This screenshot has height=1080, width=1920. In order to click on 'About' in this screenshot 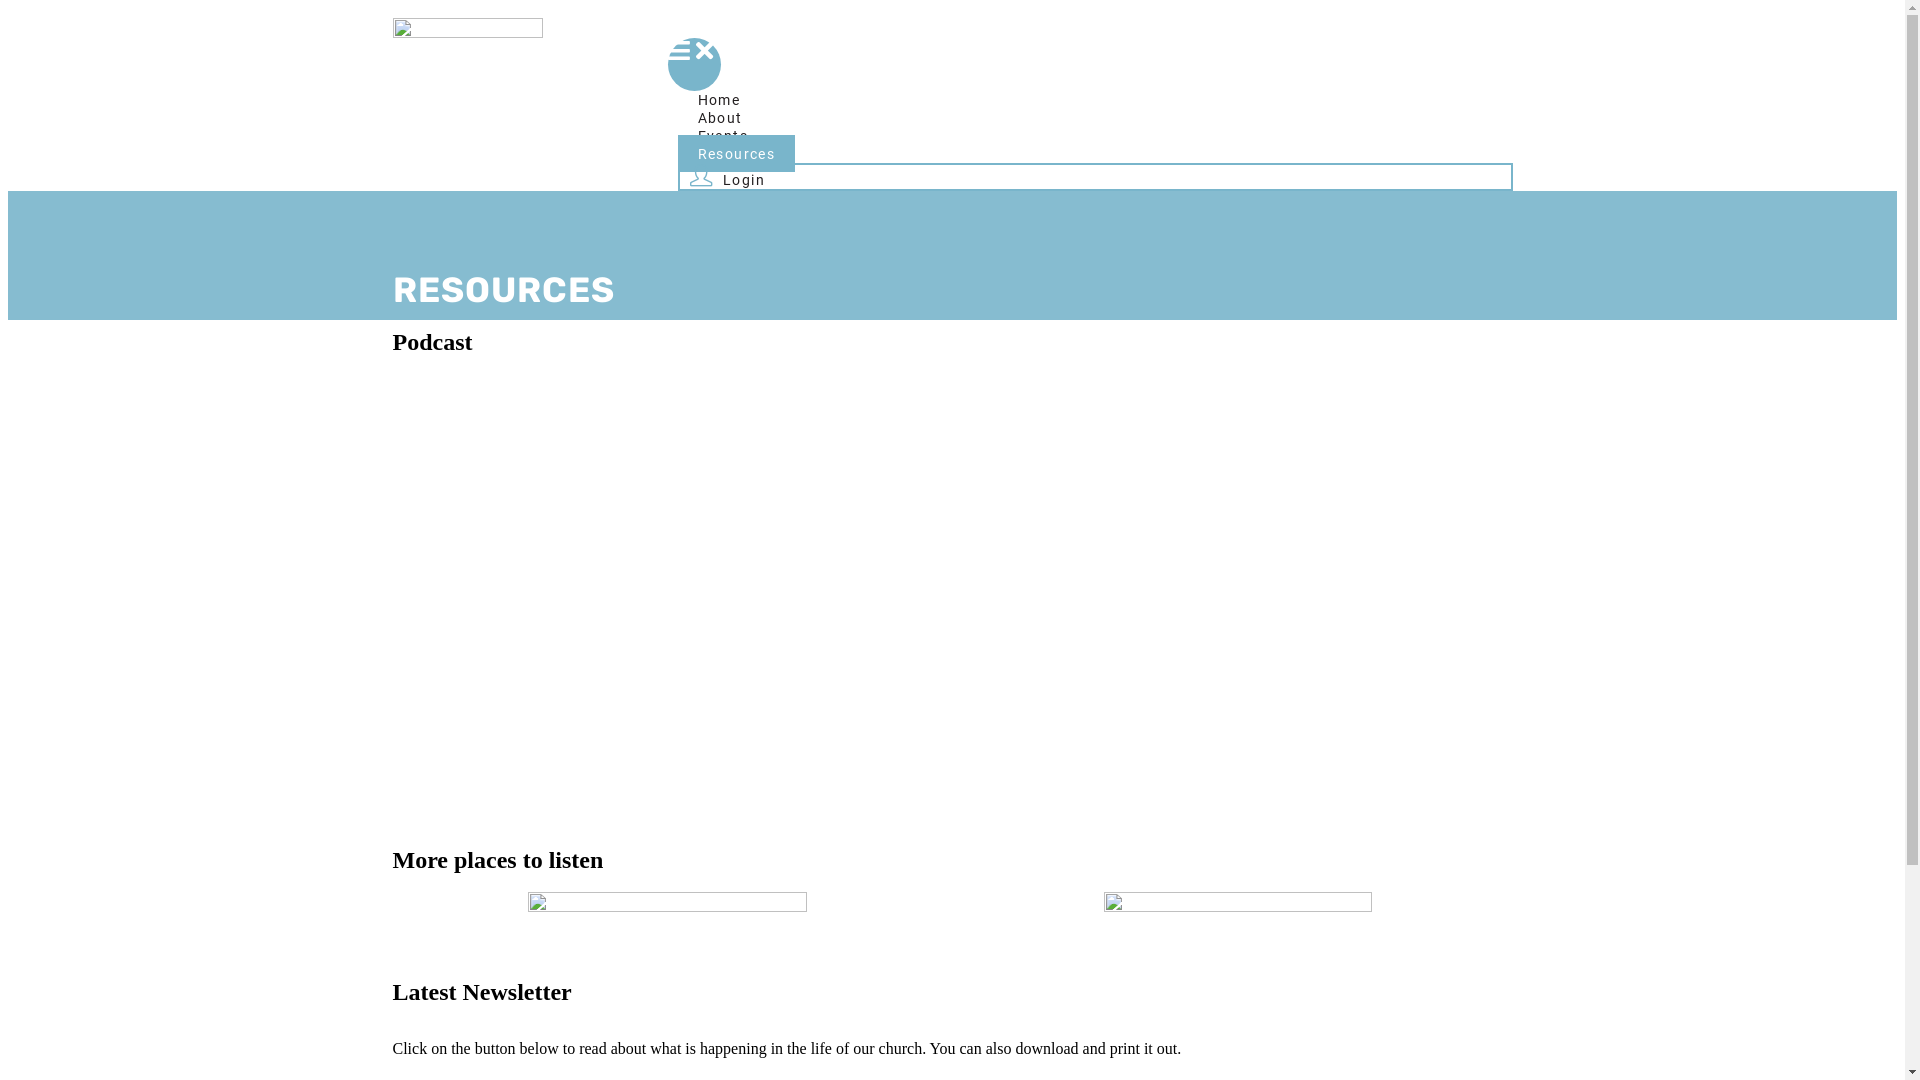, I will do `click(677, 117)`.